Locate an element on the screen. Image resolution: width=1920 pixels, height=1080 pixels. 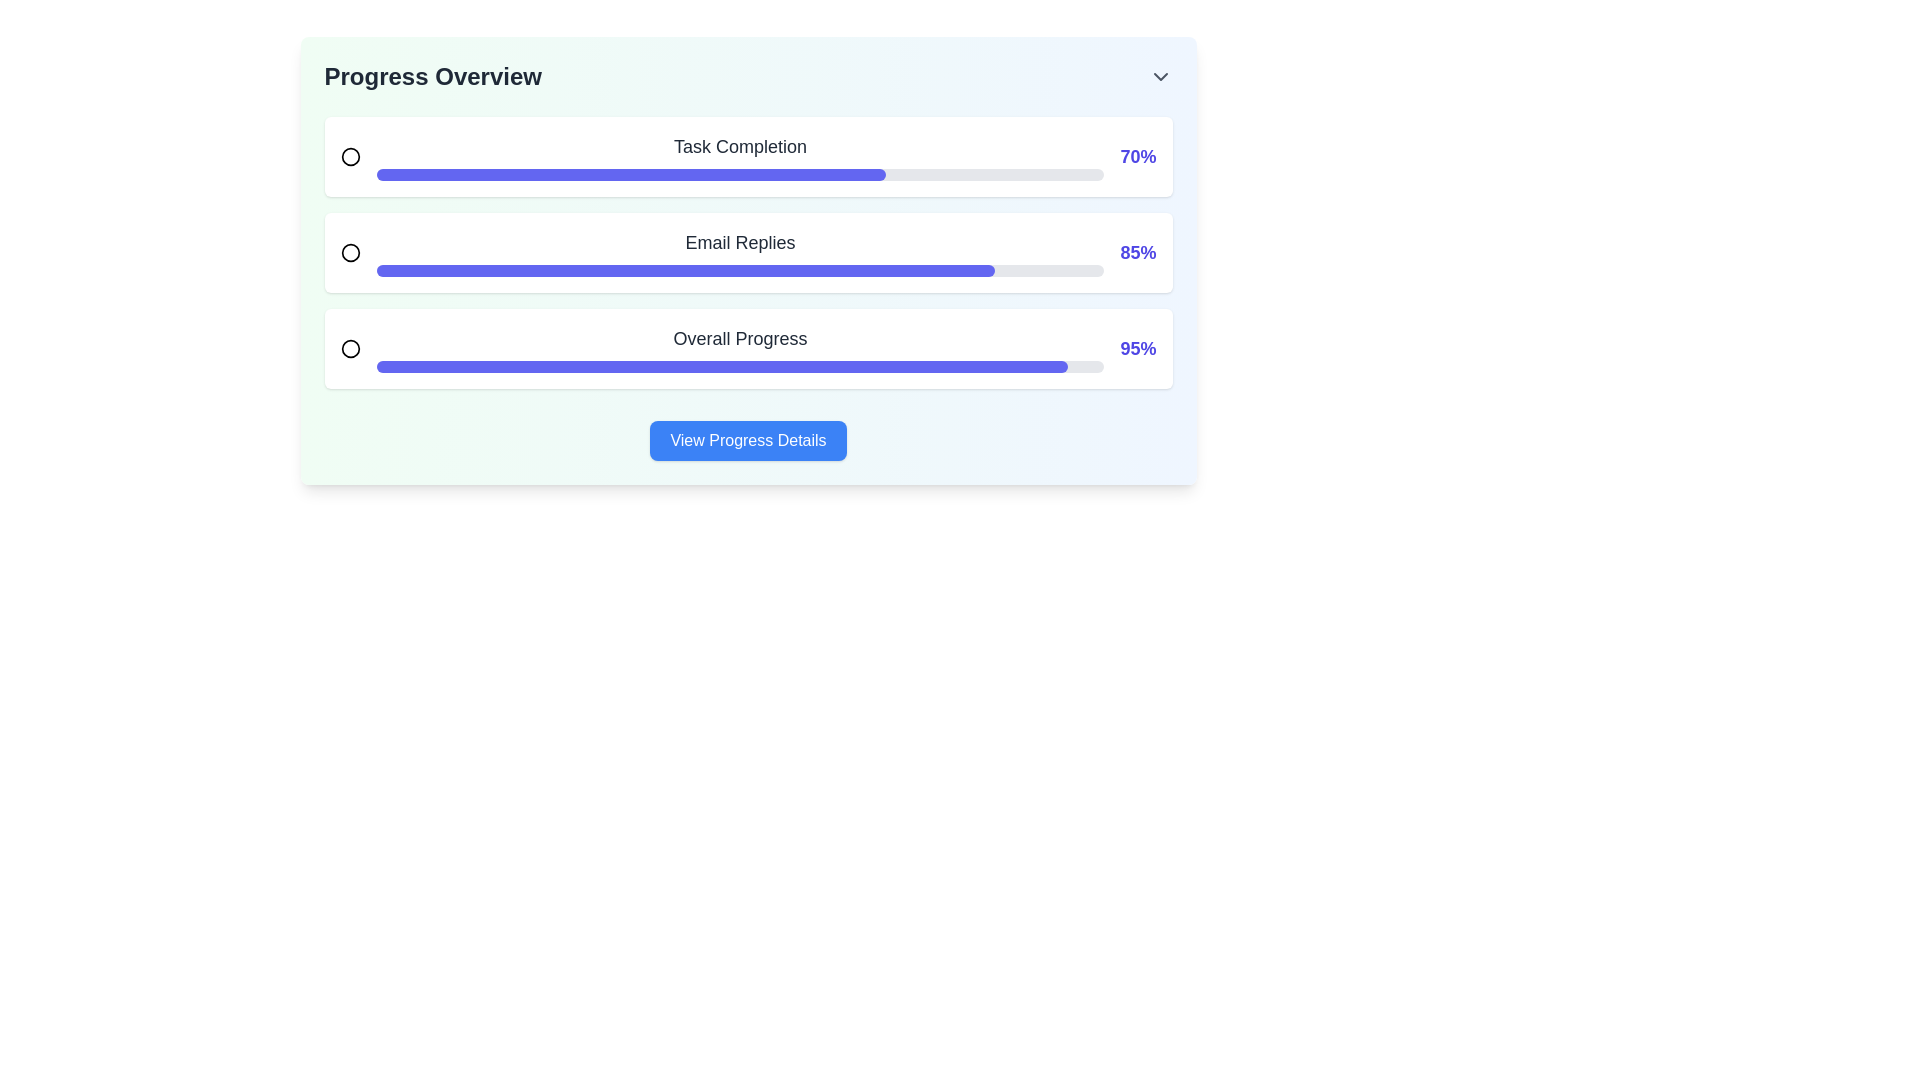
the 'Email Replies' progress bar to gather further context about its status is located at coordinates (739, 252).